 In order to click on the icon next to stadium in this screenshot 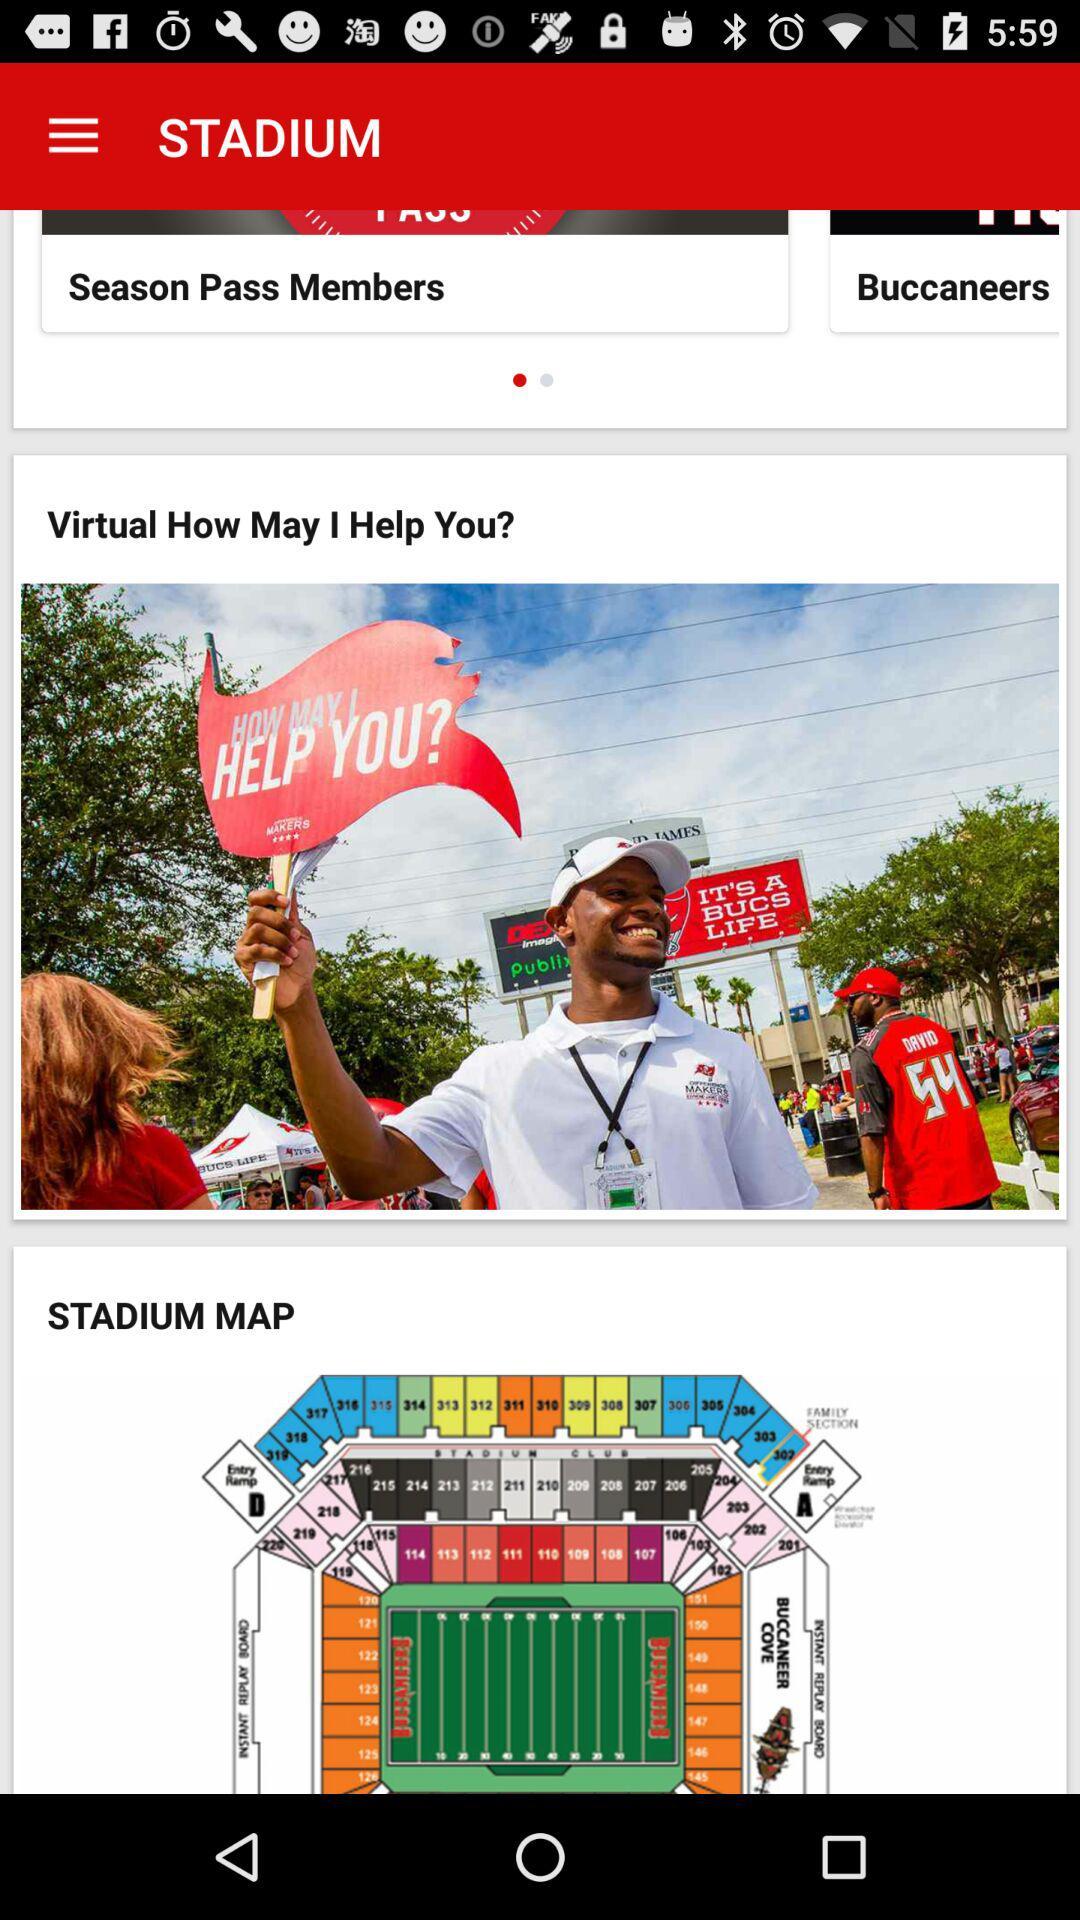, I will do `click(72, 135)`.